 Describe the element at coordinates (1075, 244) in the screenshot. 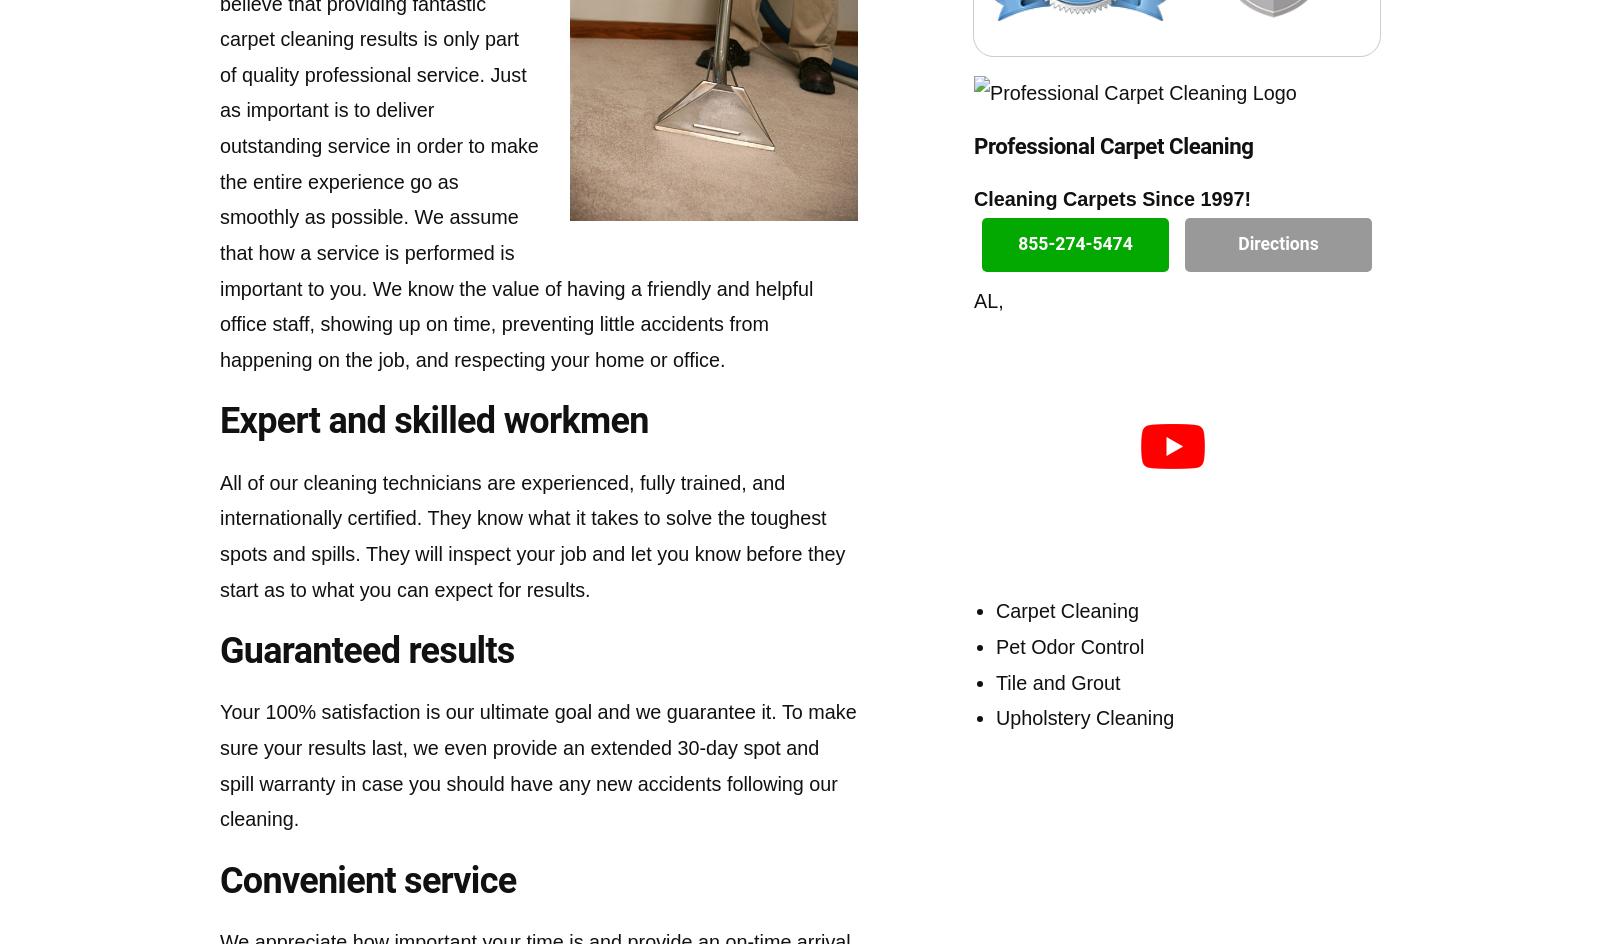

I see `'855-274-5474'` at that location.